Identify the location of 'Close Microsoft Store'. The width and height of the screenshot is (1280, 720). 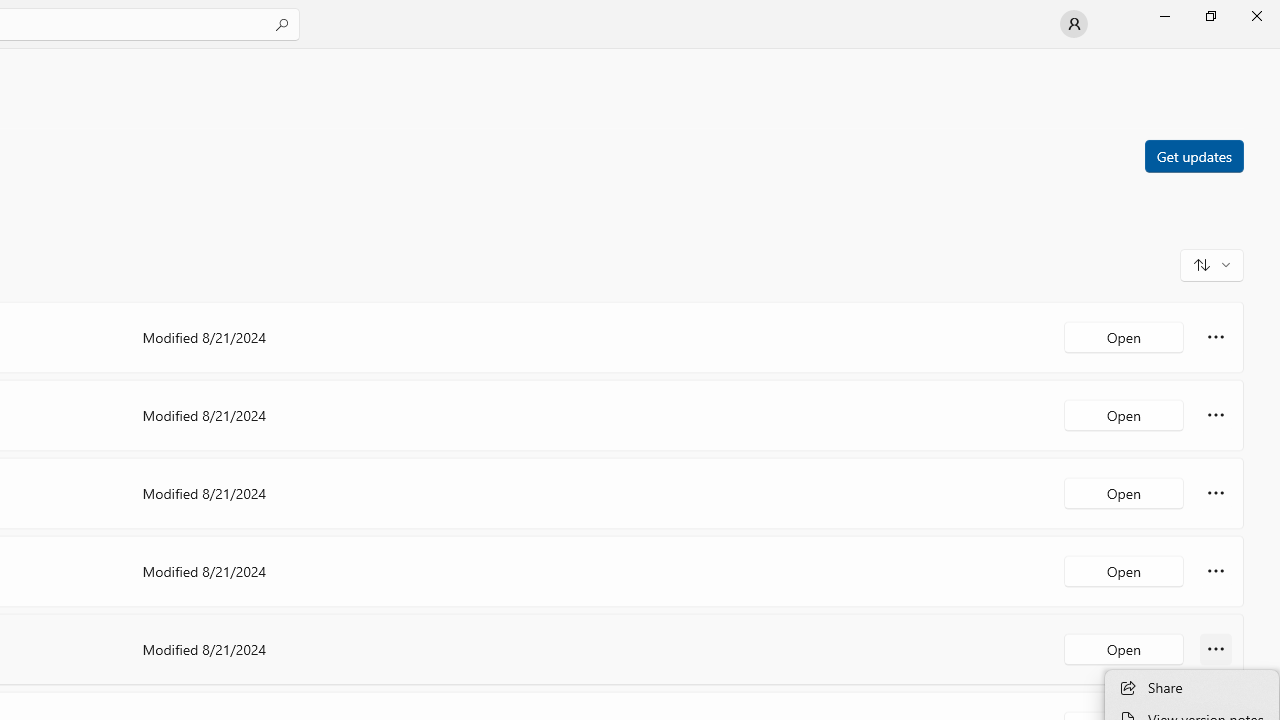
(1255, 15).